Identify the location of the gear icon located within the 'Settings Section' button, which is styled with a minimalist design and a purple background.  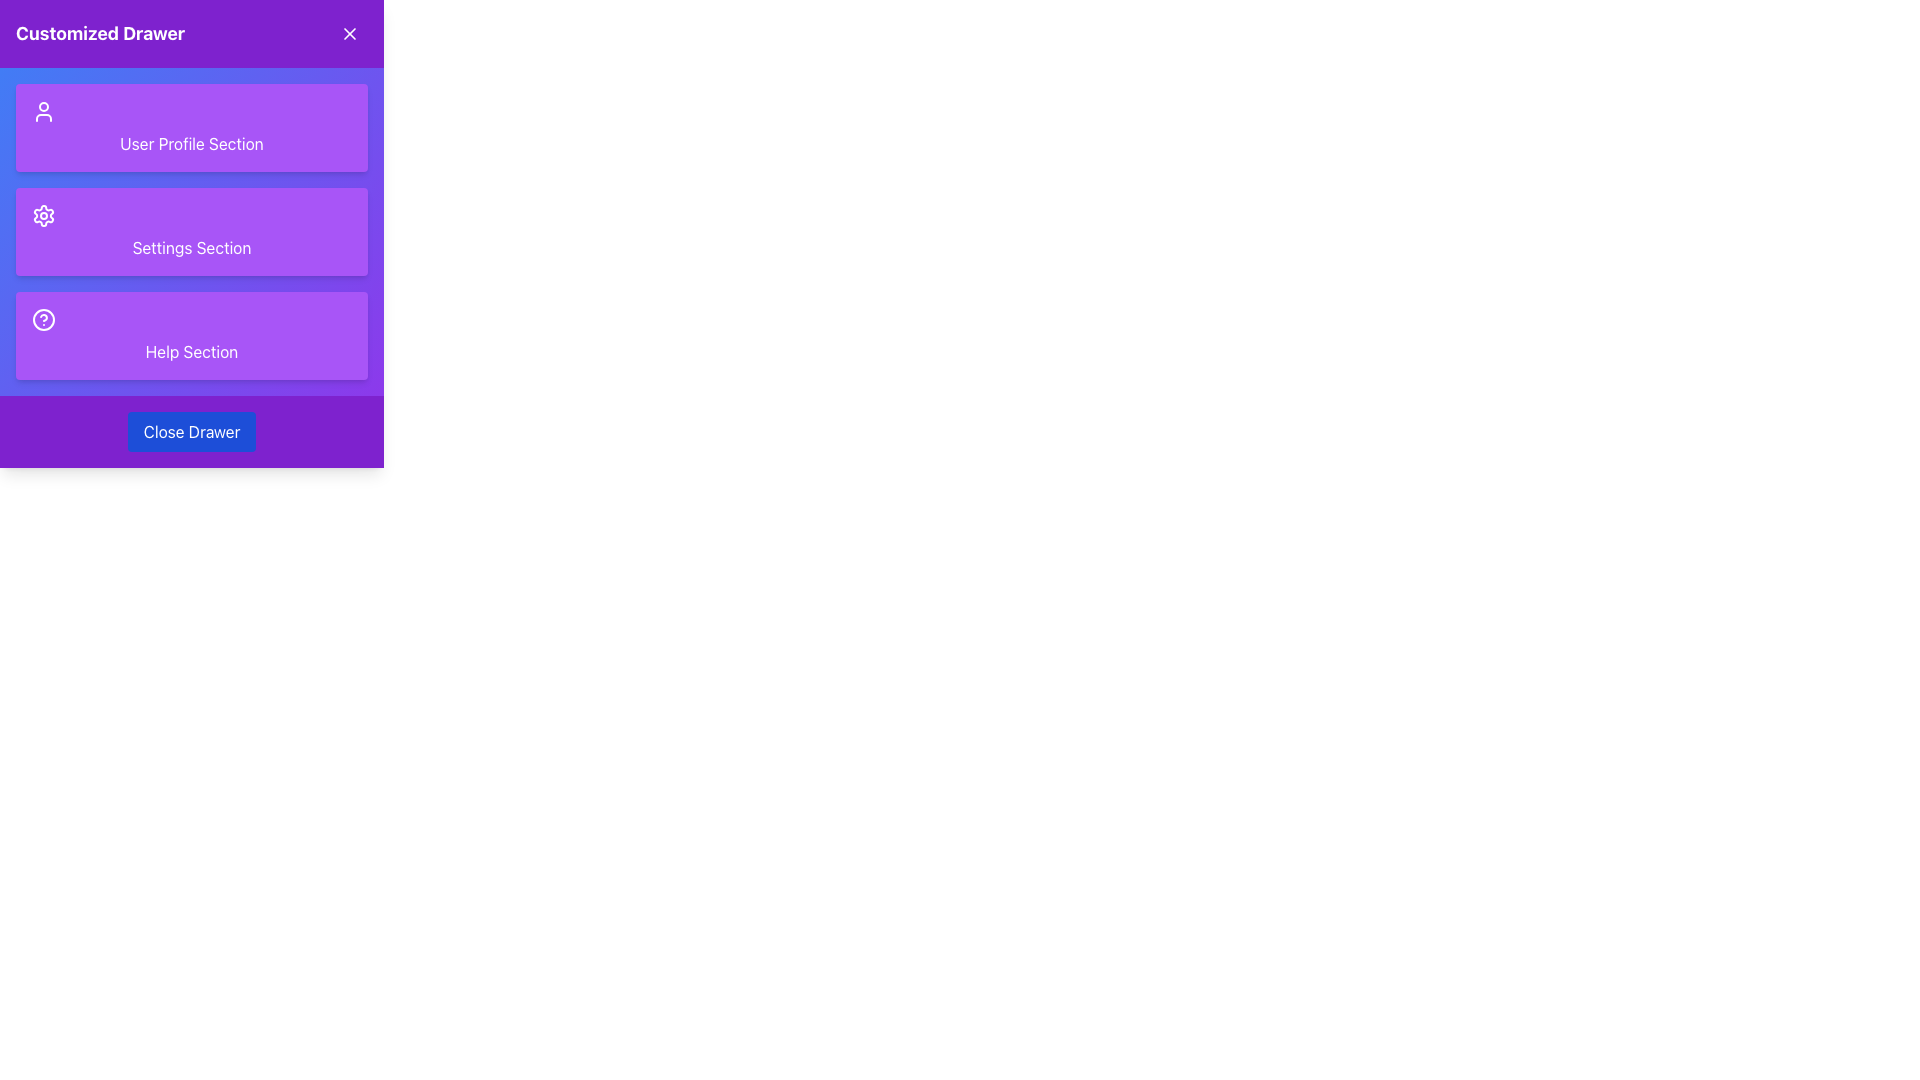
(43, 216).